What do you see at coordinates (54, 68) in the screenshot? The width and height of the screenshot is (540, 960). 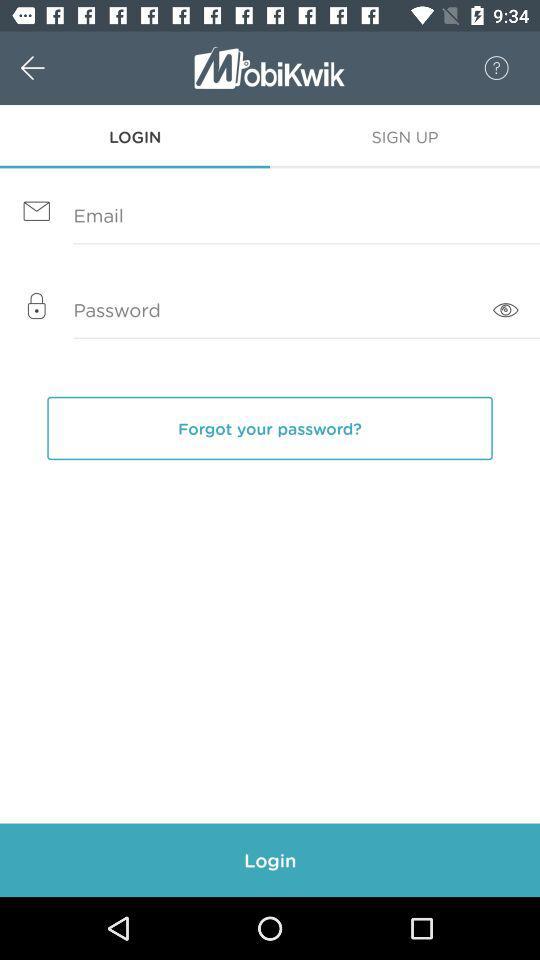 I see `icon above login` at bounding box center [54, 68].